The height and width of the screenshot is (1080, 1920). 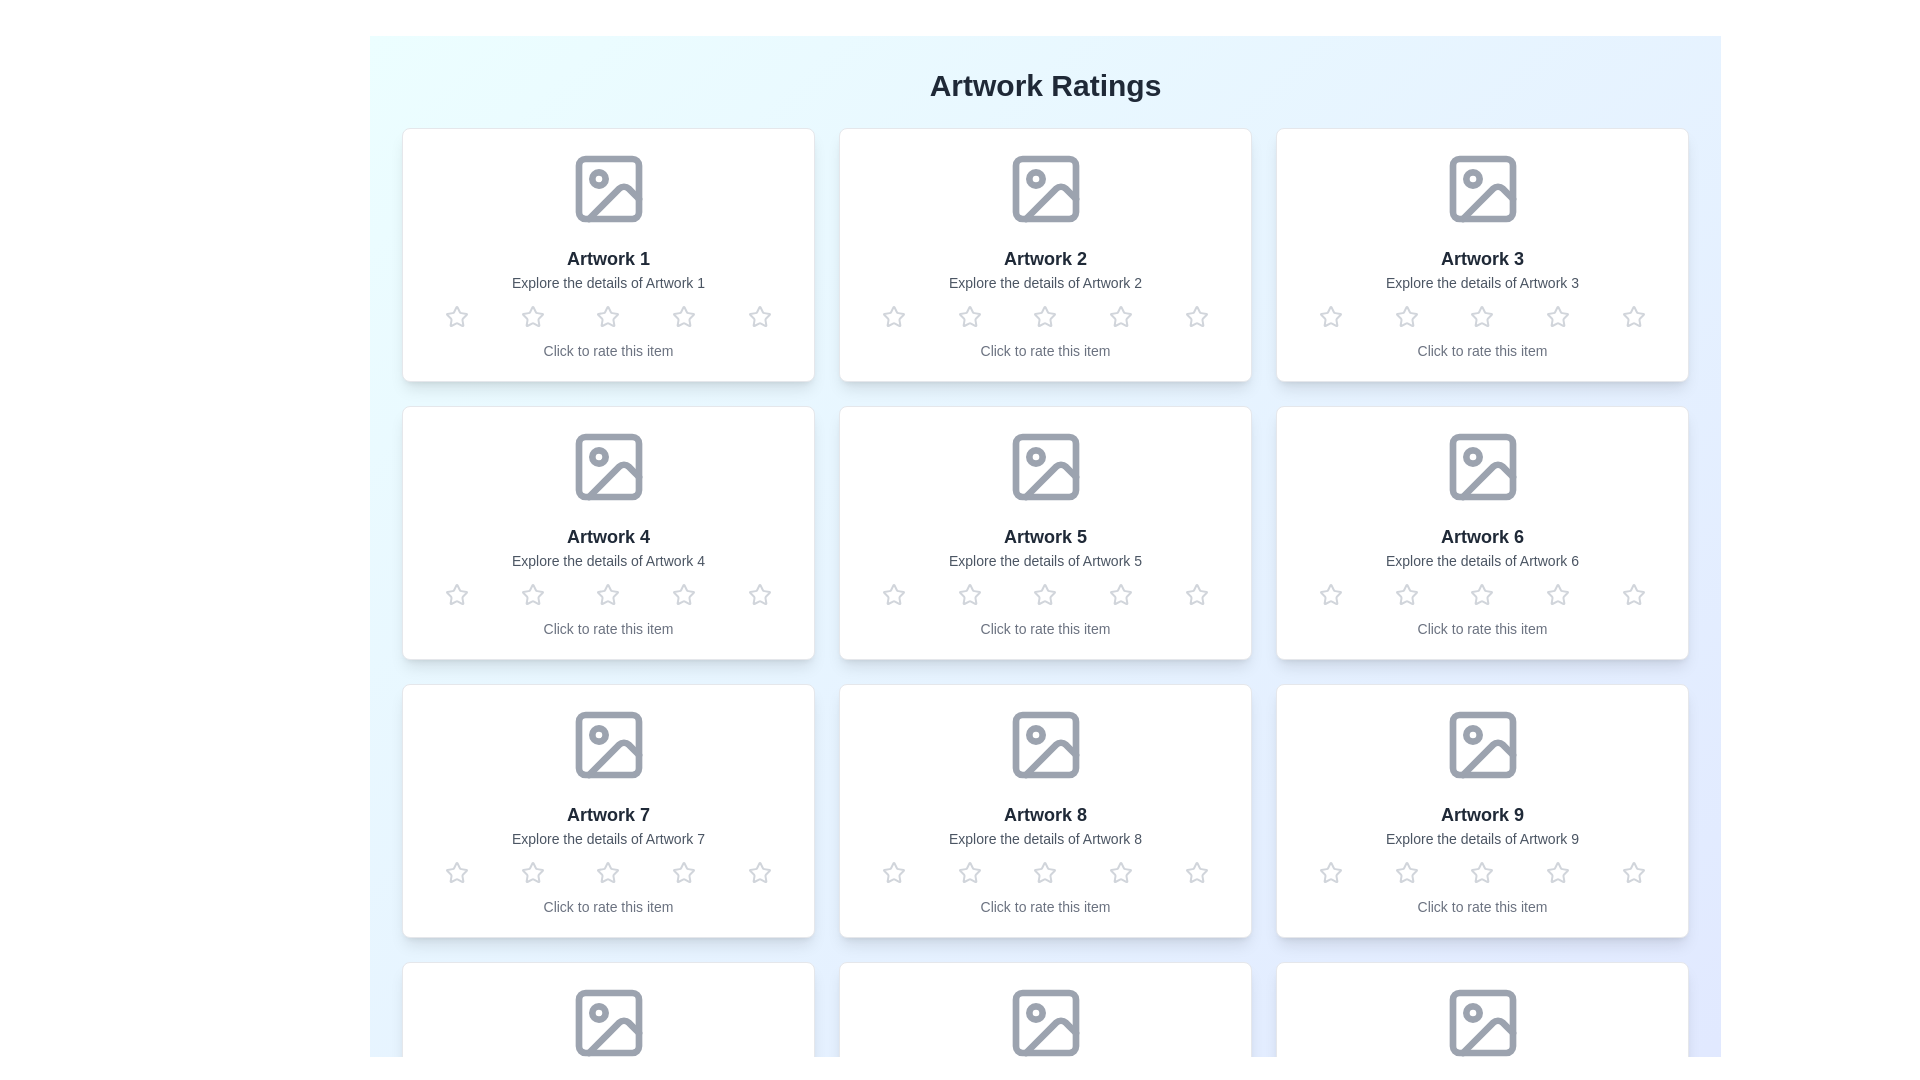 What do you see at coordinates (759, 315) in the screenshot?
I see `the star corresponding to 5 to observe interaction feedback` at bounding box center [759, 315].